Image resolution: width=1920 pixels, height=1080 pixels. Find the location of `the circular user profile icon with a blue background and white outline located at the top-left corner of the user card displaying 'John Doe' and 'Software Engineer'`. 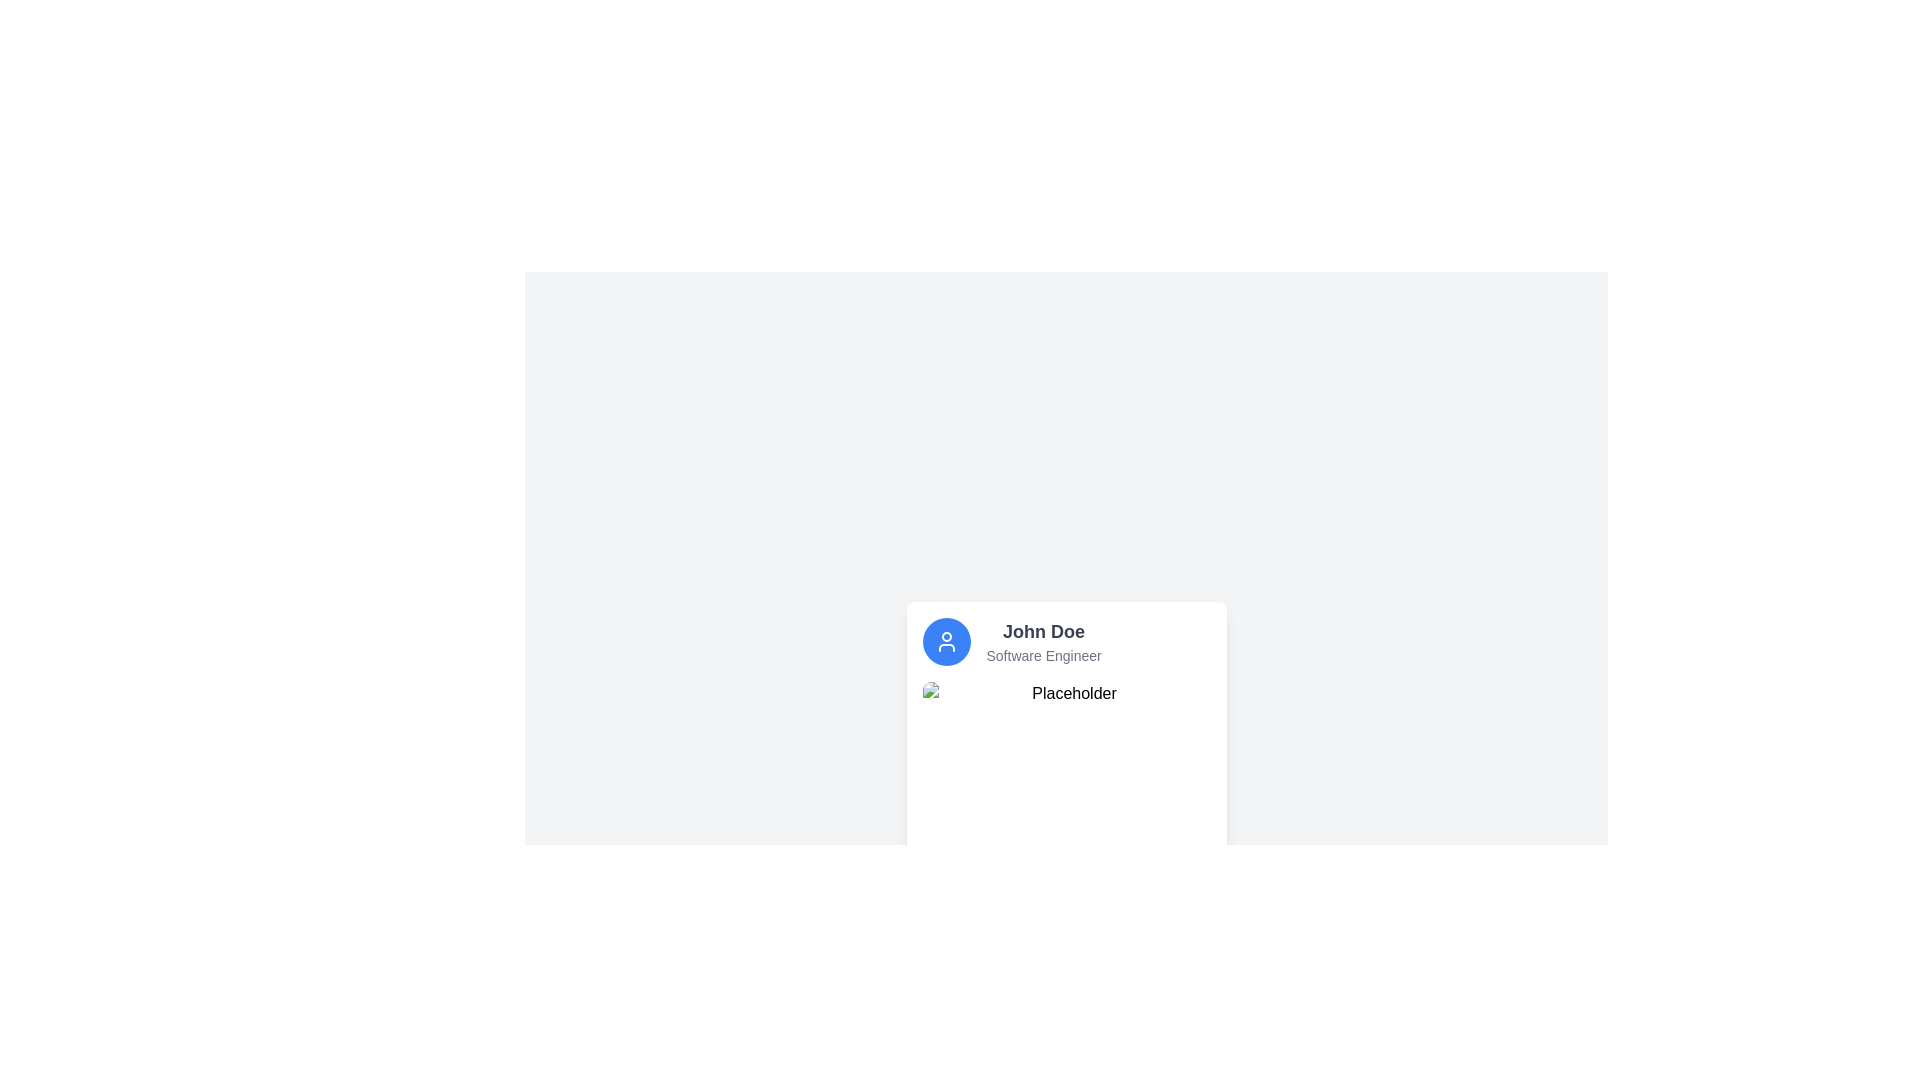

the circular user profile icon with a blue background and white outline located at the top-left corner of the user card displaying 'John Doe' and 'Software Engineer' is located at coordinates (945, 641).